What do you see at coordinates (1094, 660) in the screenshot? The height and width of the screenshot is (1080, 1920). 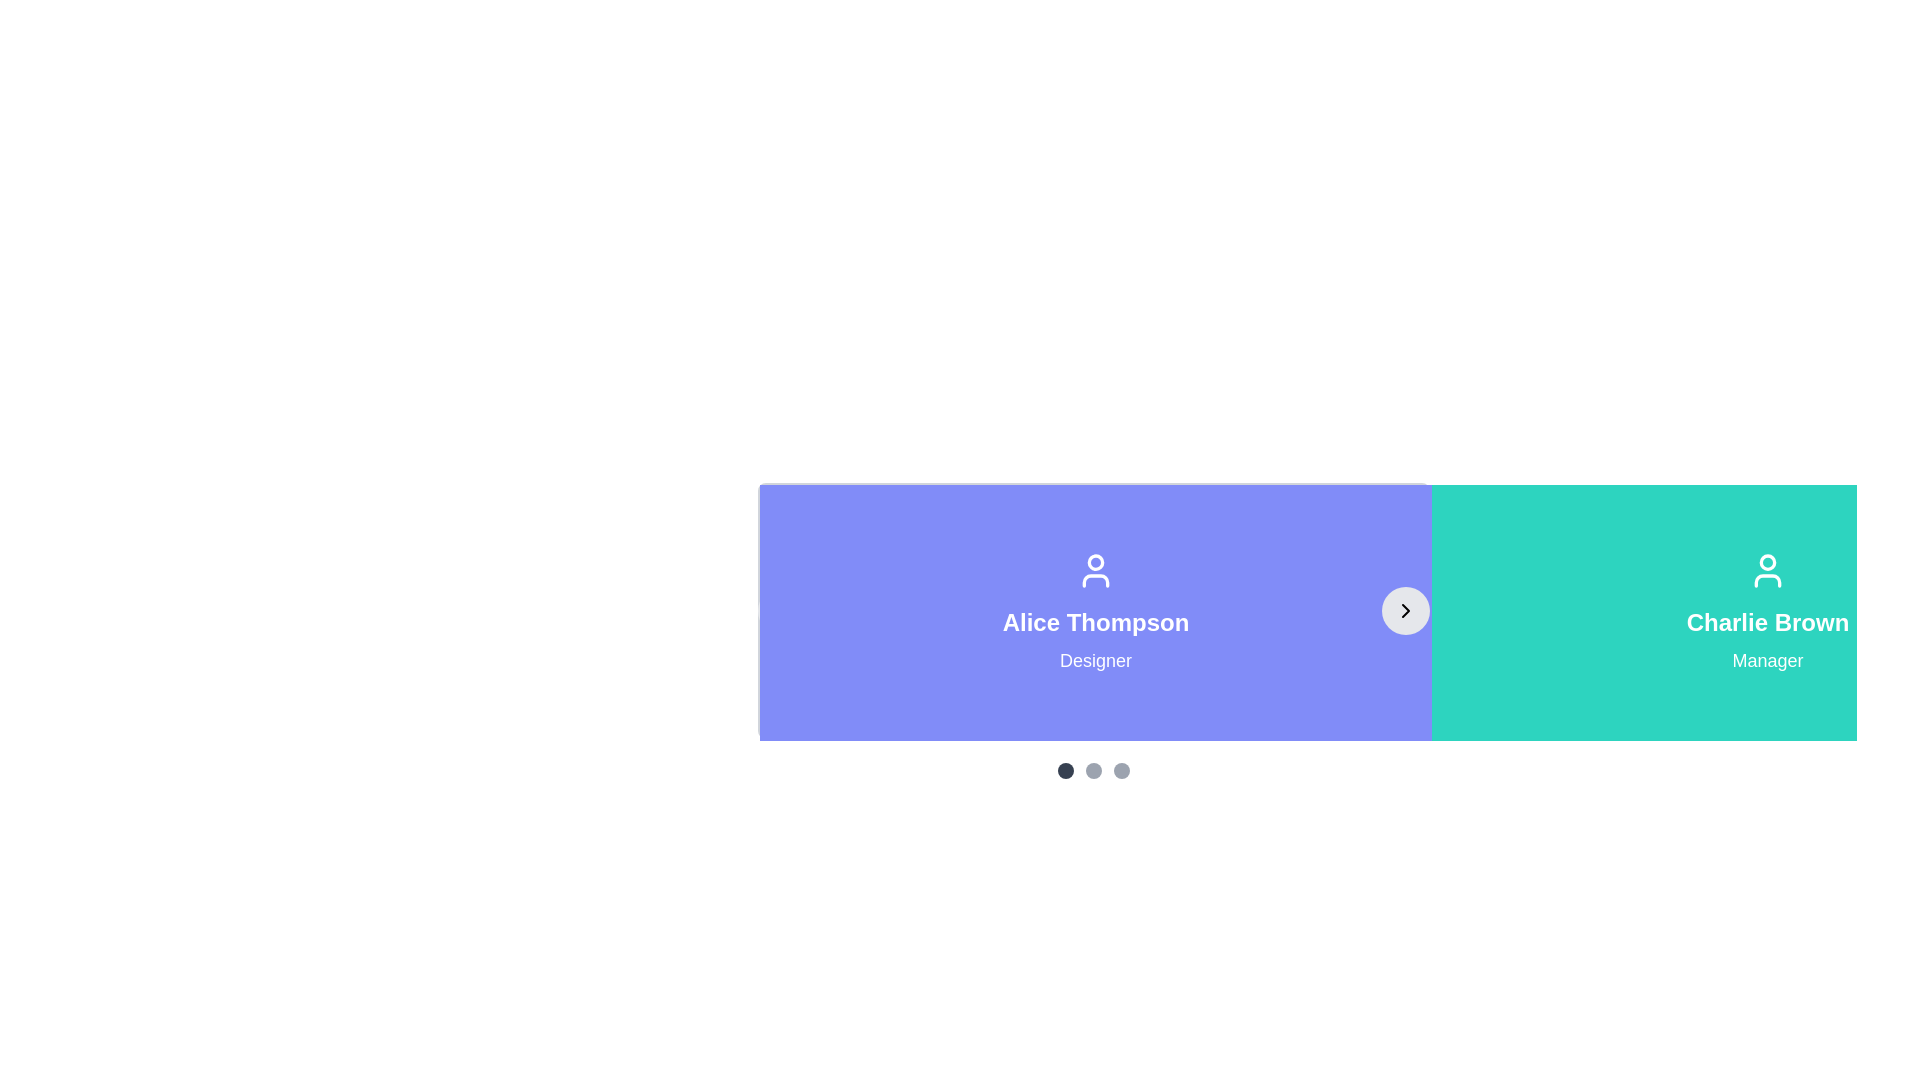 I see `the text 'Designer' displayed in a medium-sized, bold font with white color on a purple background, located in the lower section of the card titled 'Alice Thompson'` at bounding box center [1094, 660].